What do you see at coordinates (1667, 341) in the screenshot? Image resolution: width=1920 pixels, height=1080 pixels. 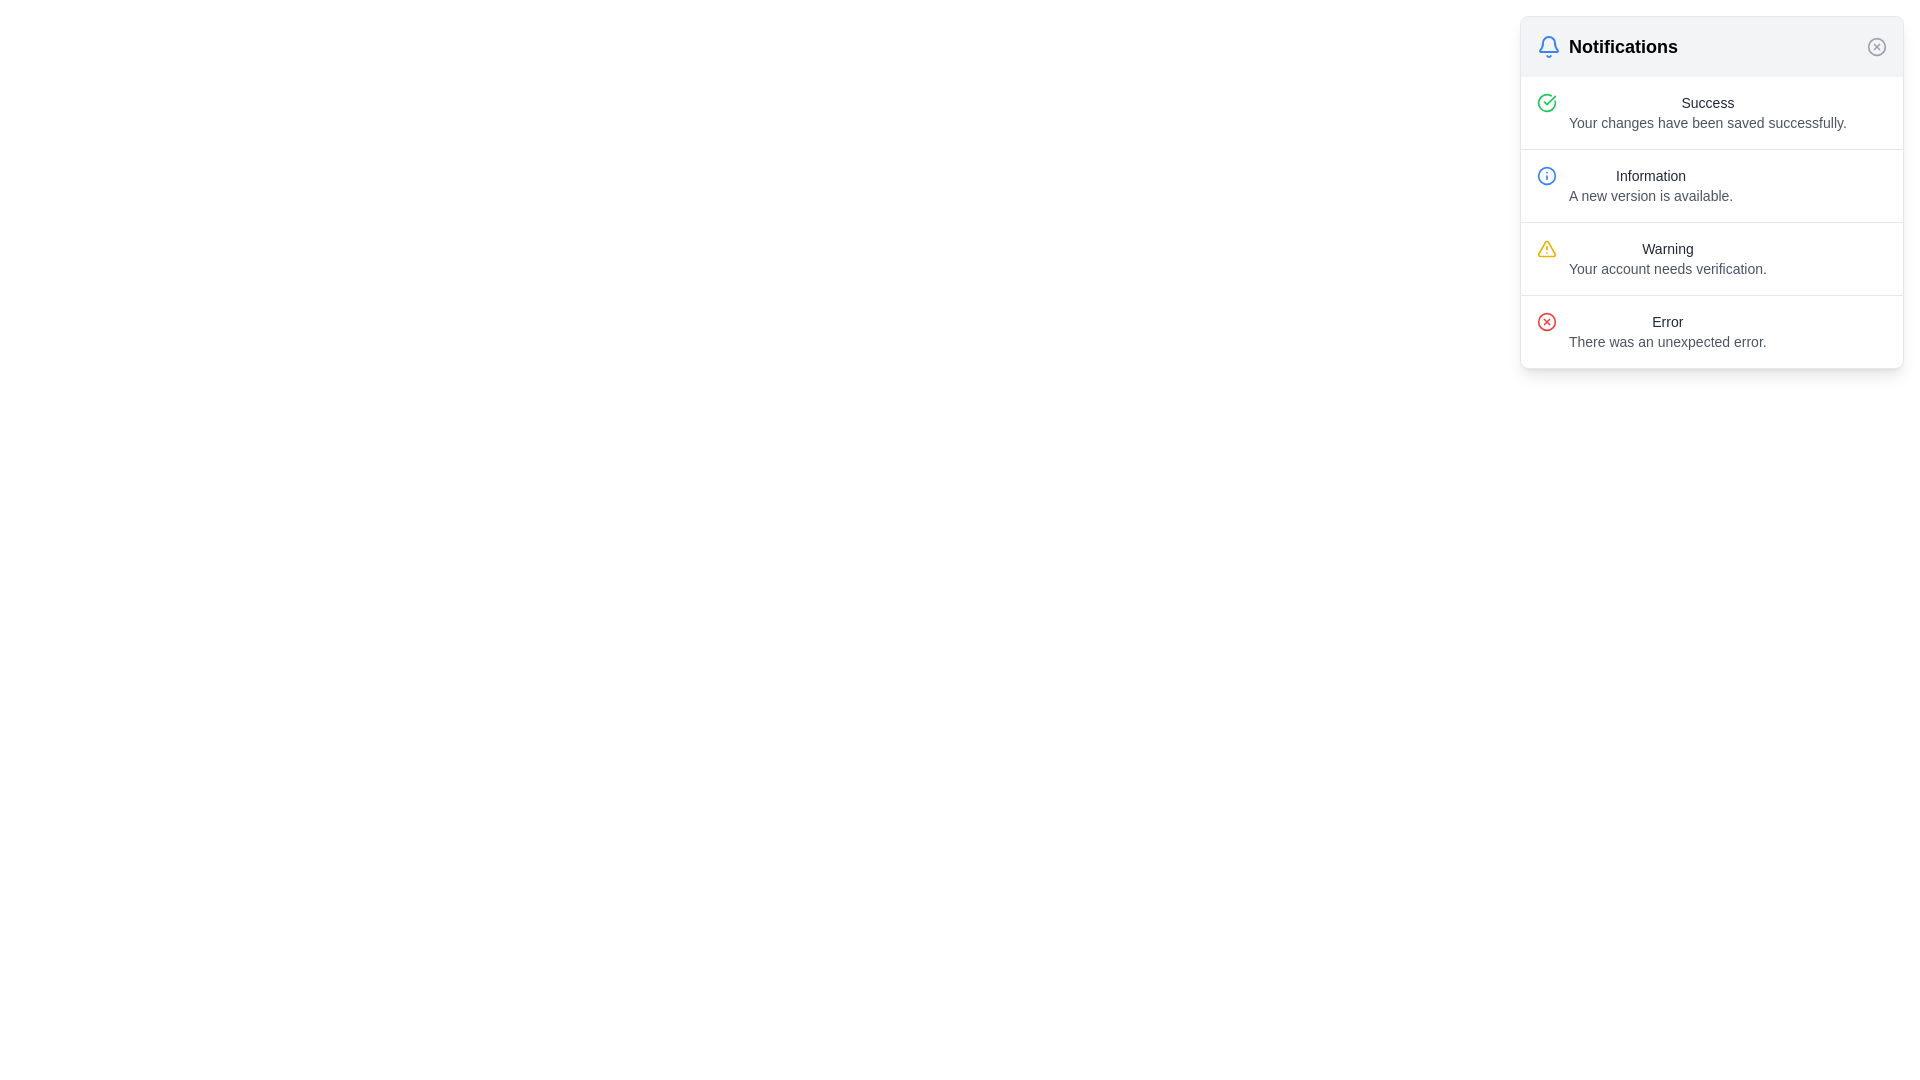 I see `text from the Text Label element stating 'There was an unexpected error.' which is located in the error notification block on the right side of the interface` at bounding box center [1667, 341].